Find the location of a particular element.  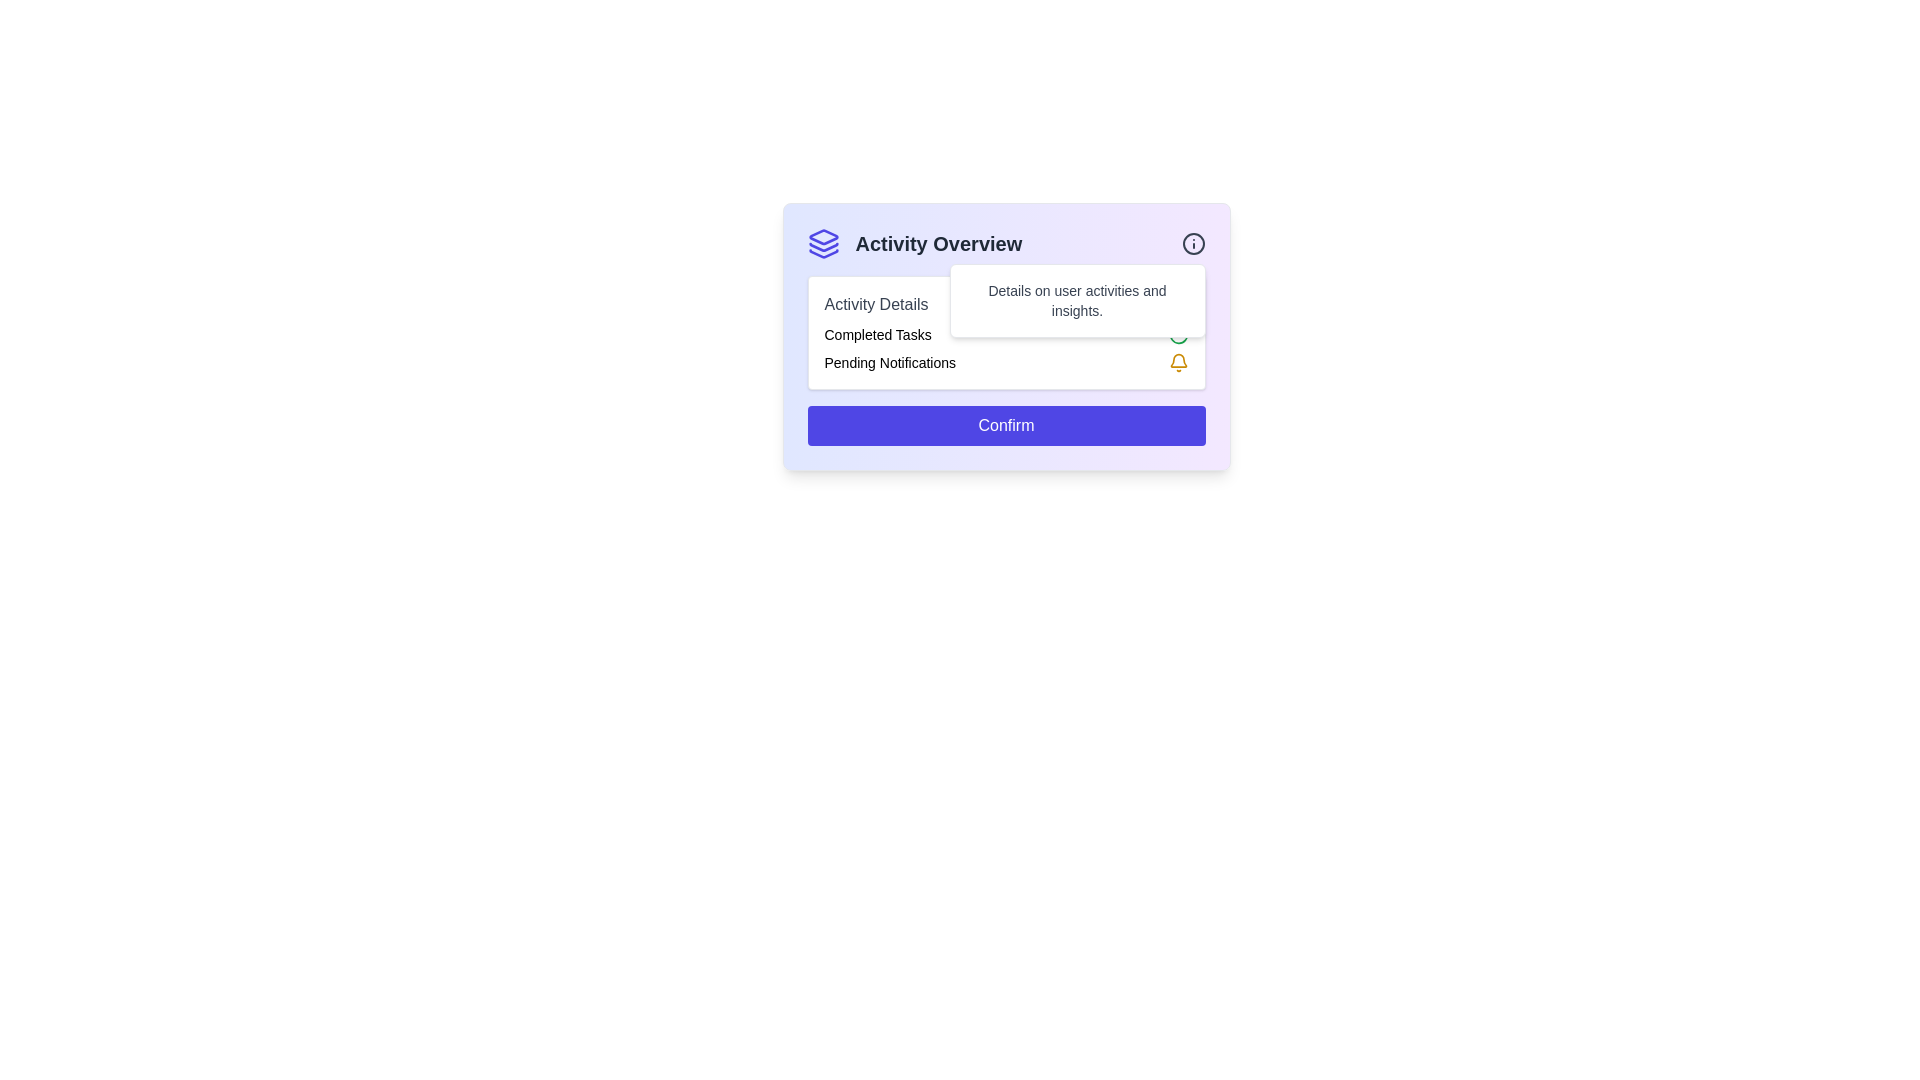

the Text label indicating pending notifications located in the lower portion of the 'Activity Overview' card, below the 'Completed Tasks' label is located at coordinates (889, 362).